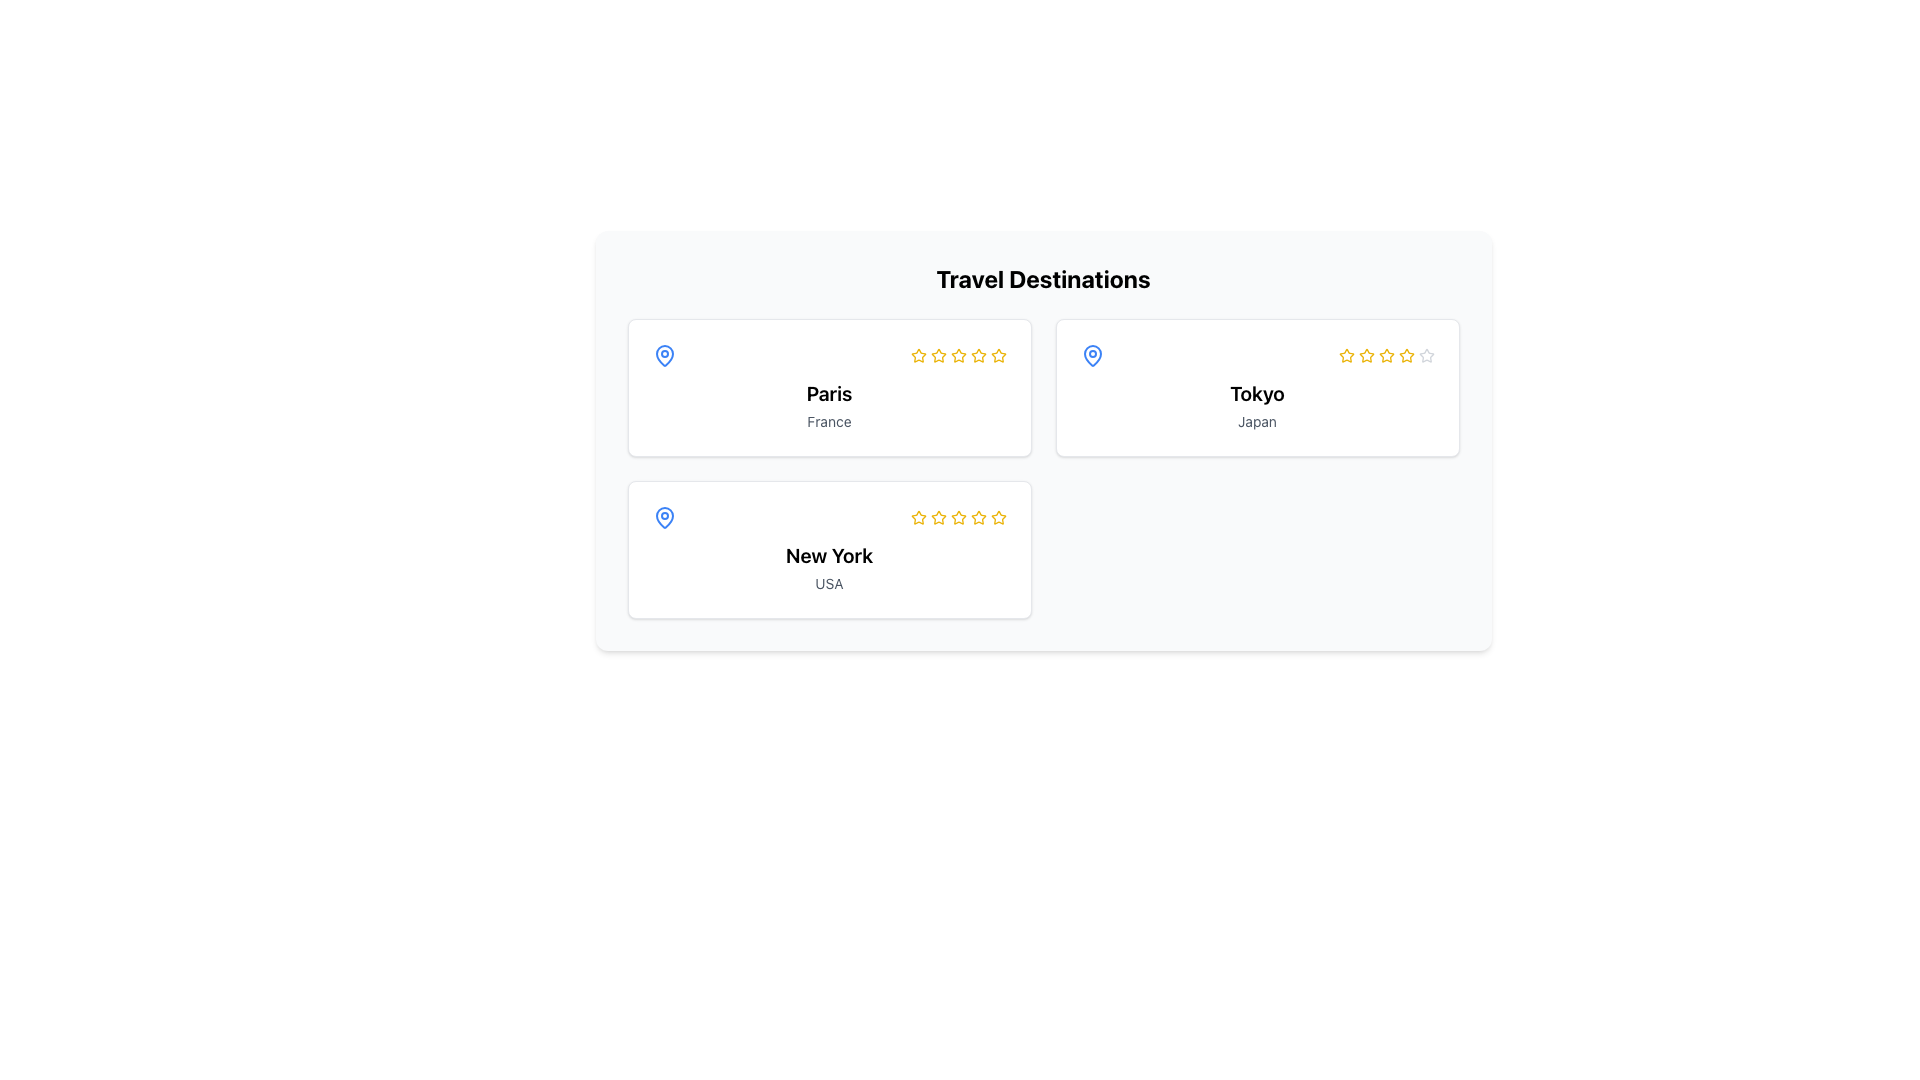 This screenshot has width=1920, height=1080. I want to click on the third star in the rating system for 'New York' in the Travel Destinations section, so click(978, 516).